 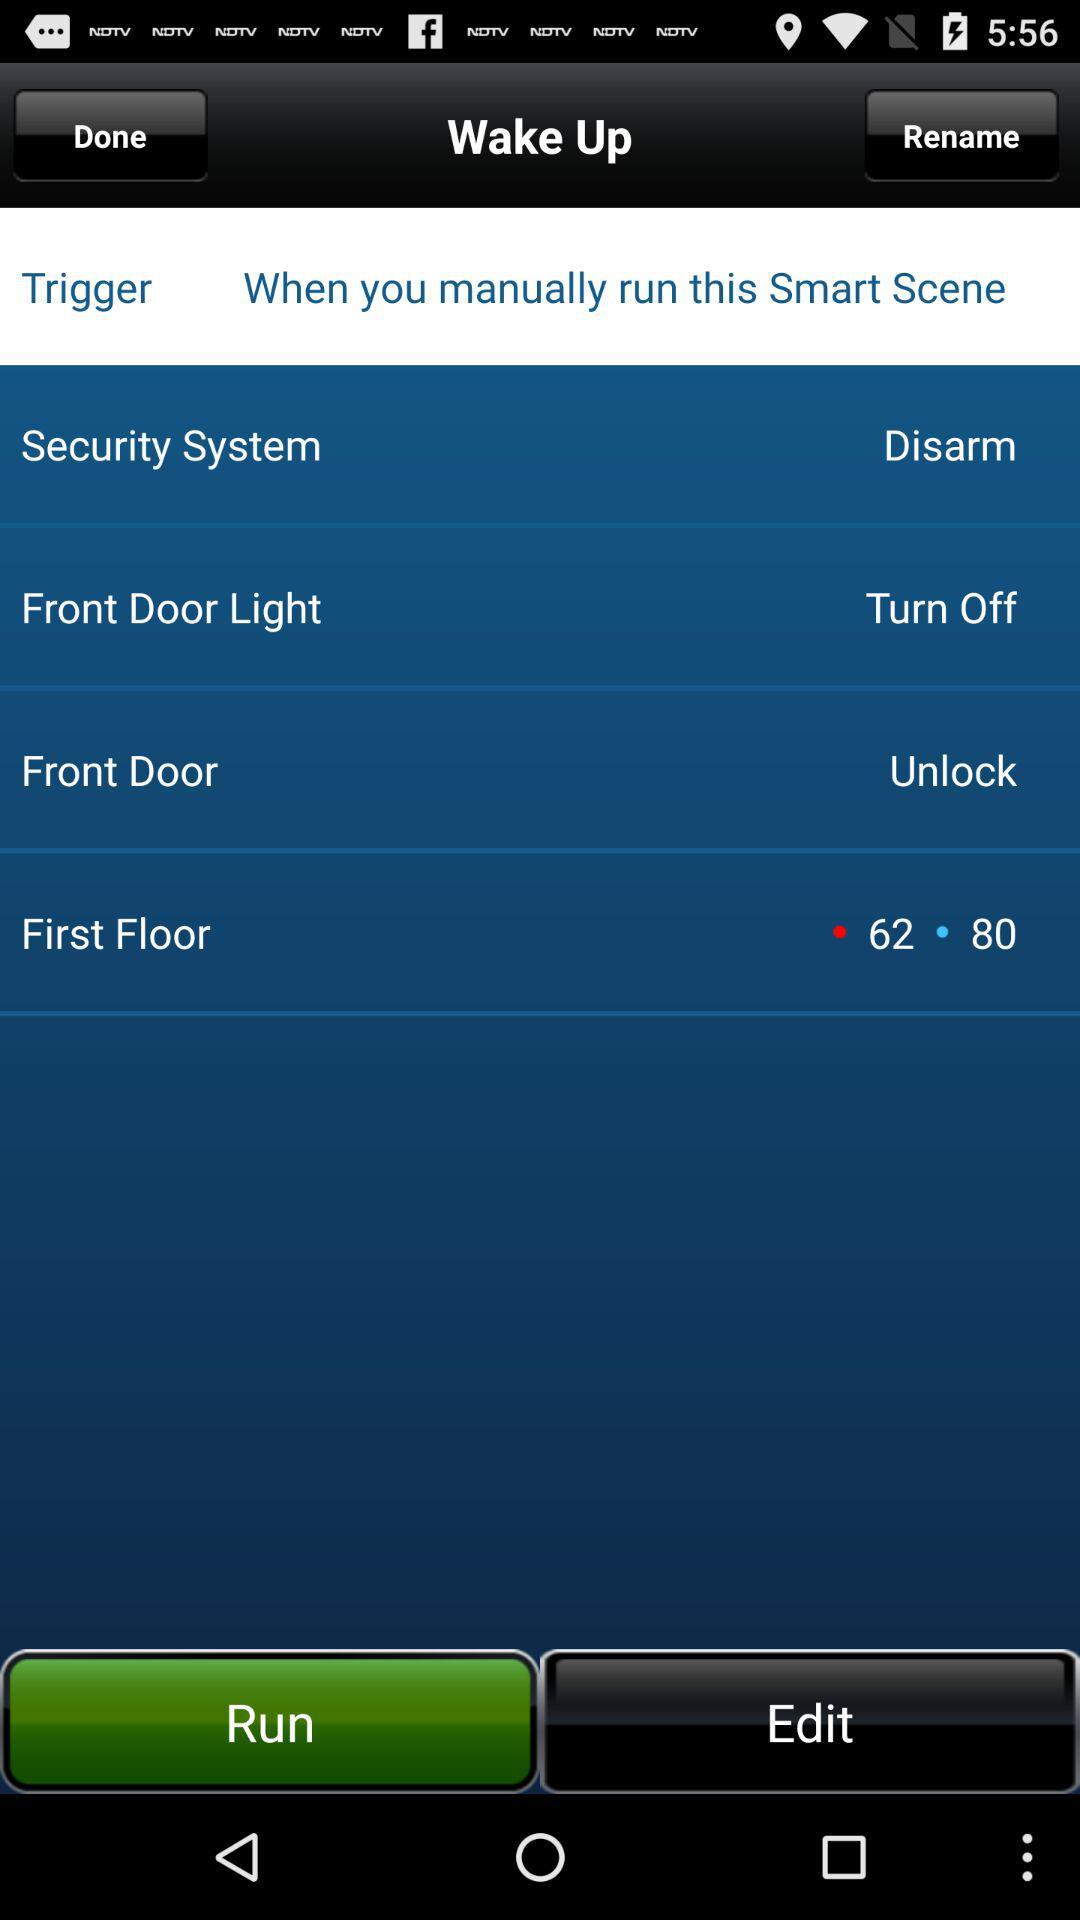 What do you see at coordinates (952, 768) in the screenshot?
I see `unlock app` at bounding box center [952, 768].